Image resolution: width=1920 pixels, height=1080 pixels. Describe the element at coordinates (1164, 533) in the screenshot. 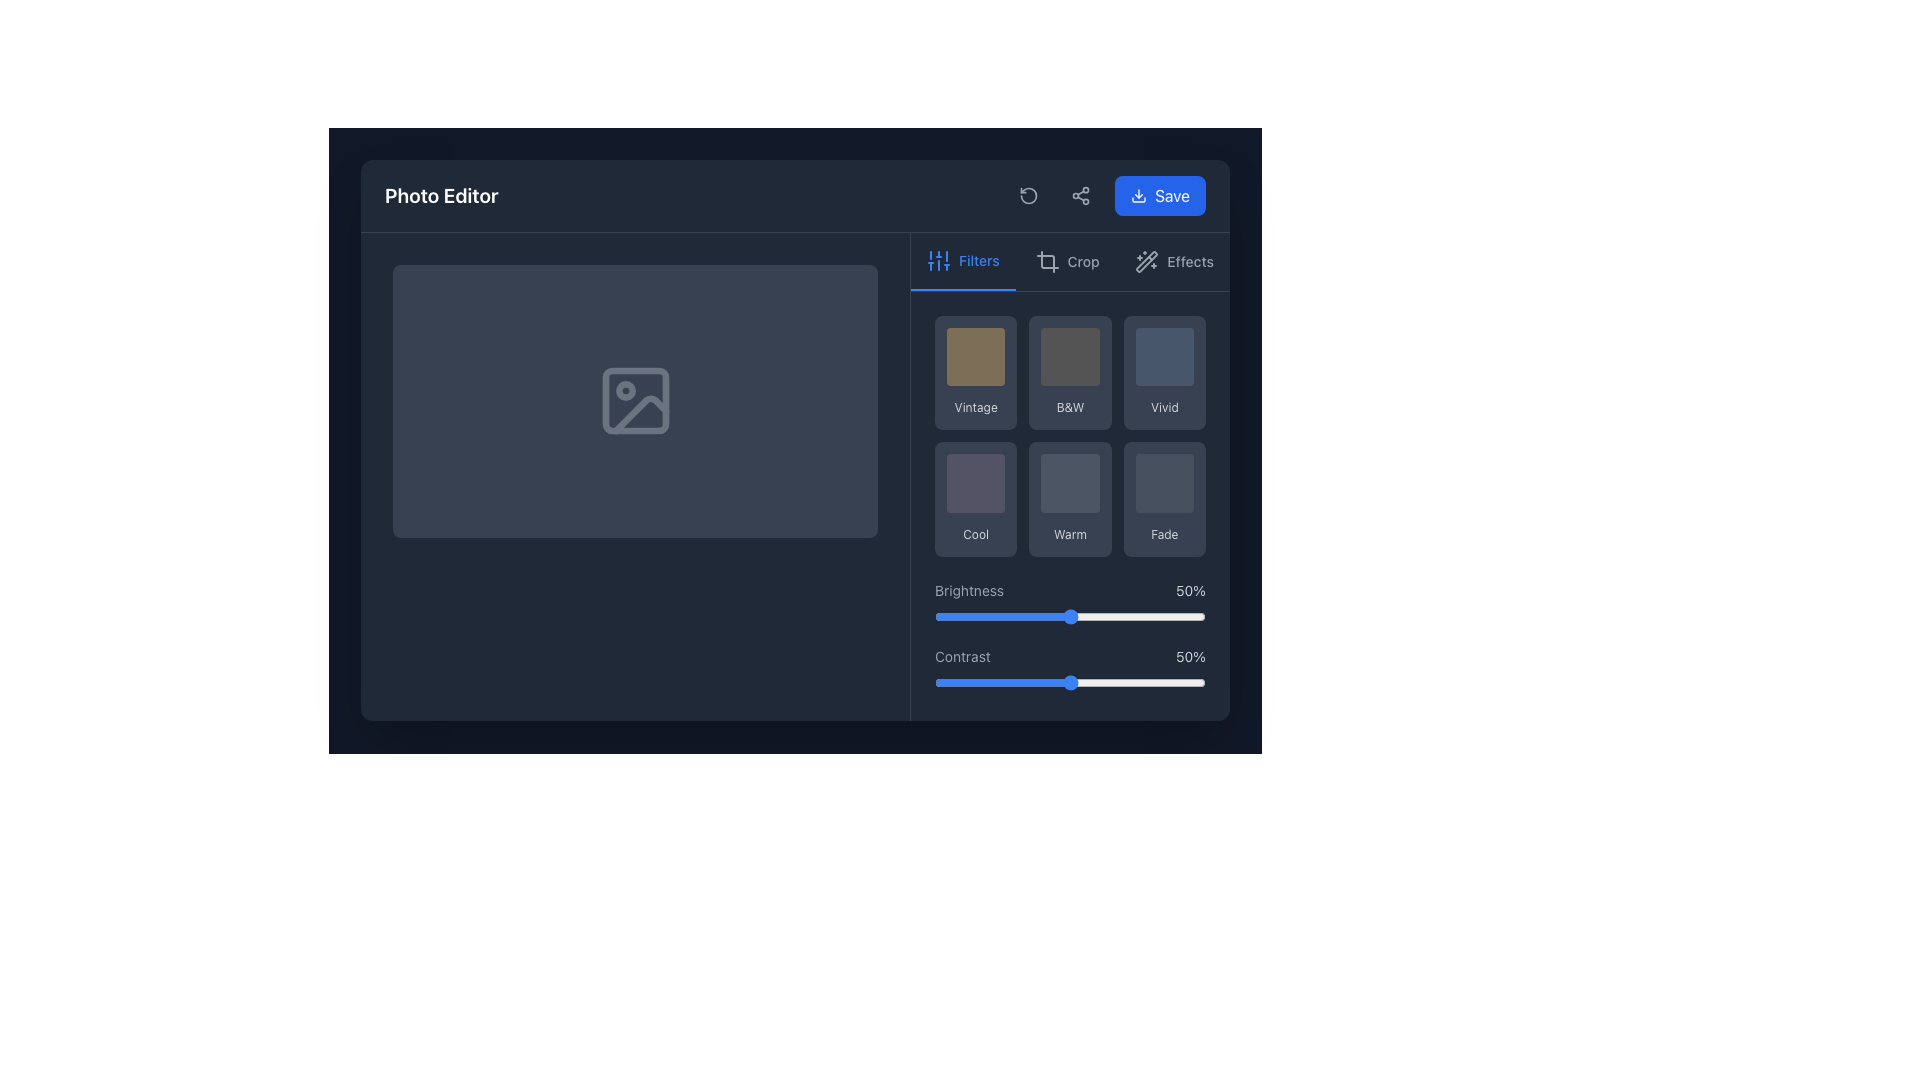

I see `the button containing the 'Fade' label` at that location.